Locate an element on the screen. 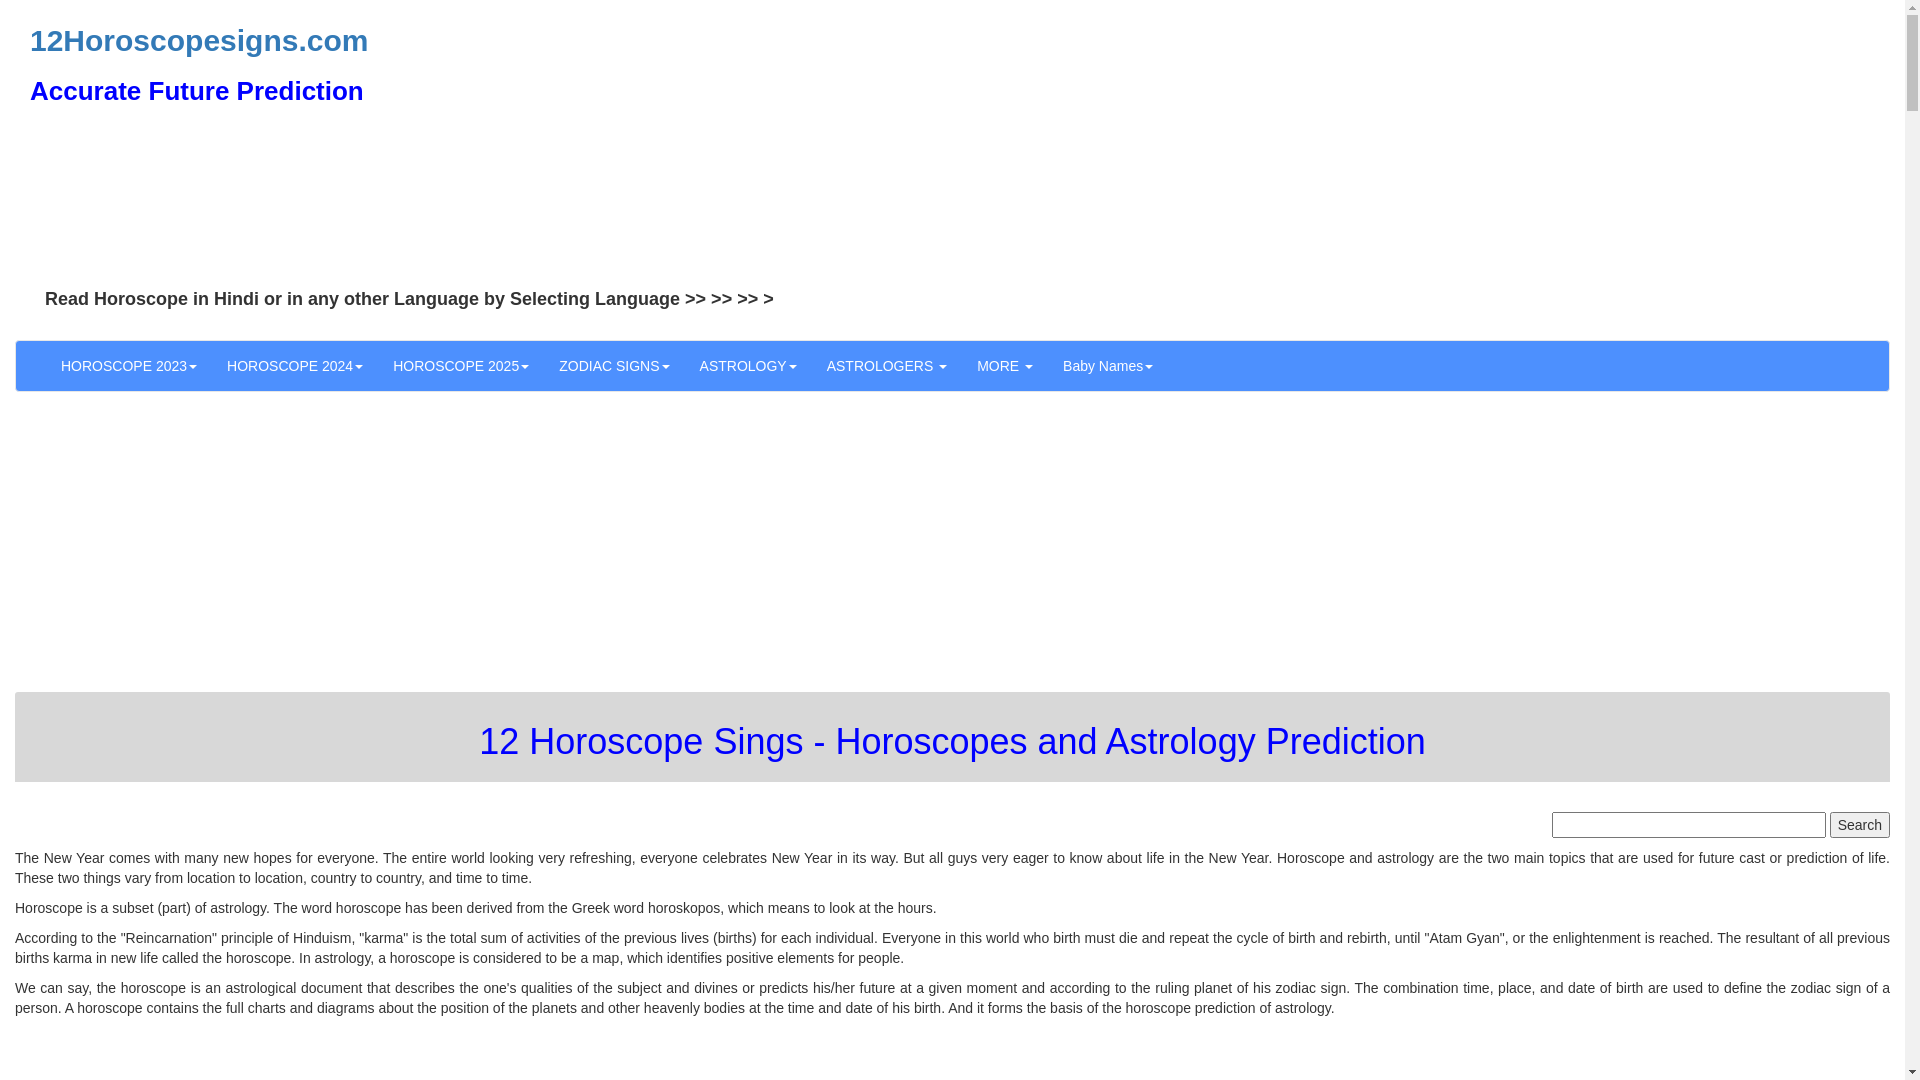 The image size is (1920, 1080). 'HOROSCOPE 2023' is located at coordinates (128, 366).